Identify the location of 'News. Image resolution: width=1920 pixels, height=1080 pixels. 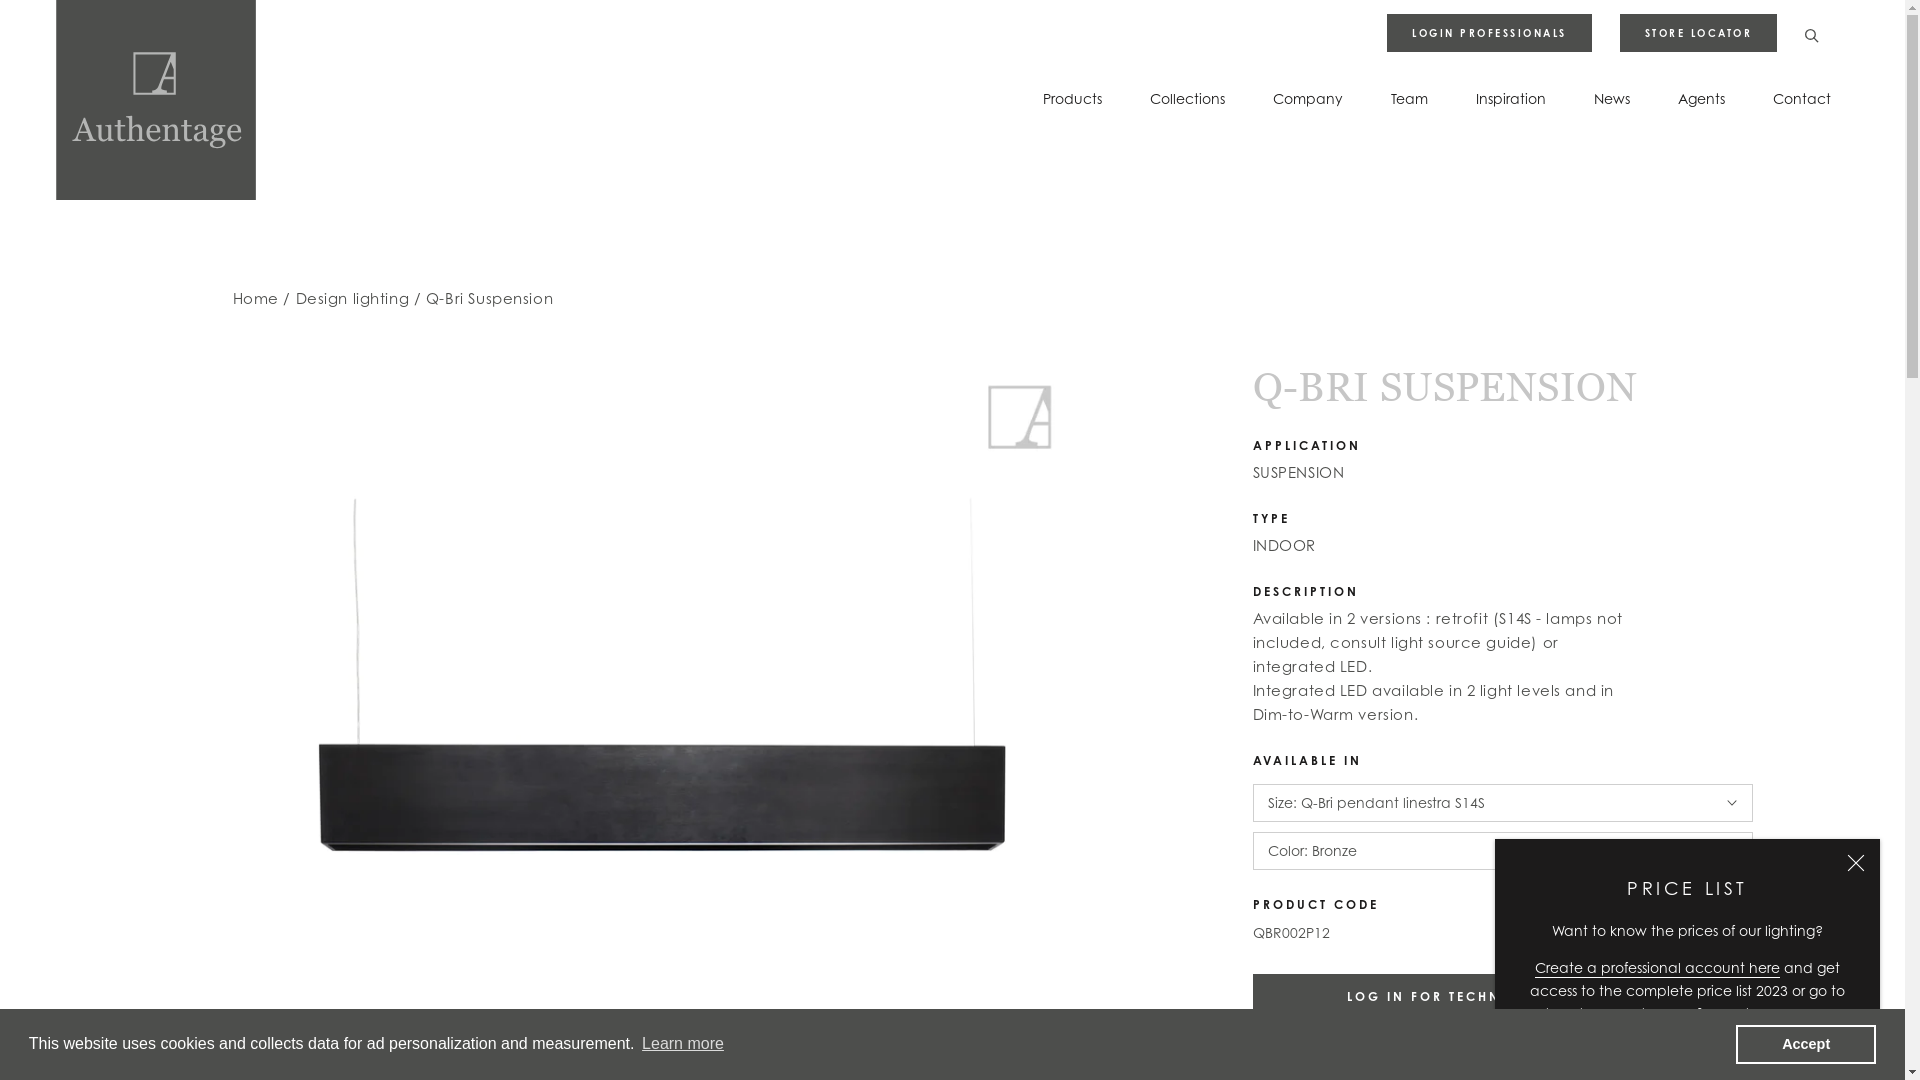
(1612, 98).